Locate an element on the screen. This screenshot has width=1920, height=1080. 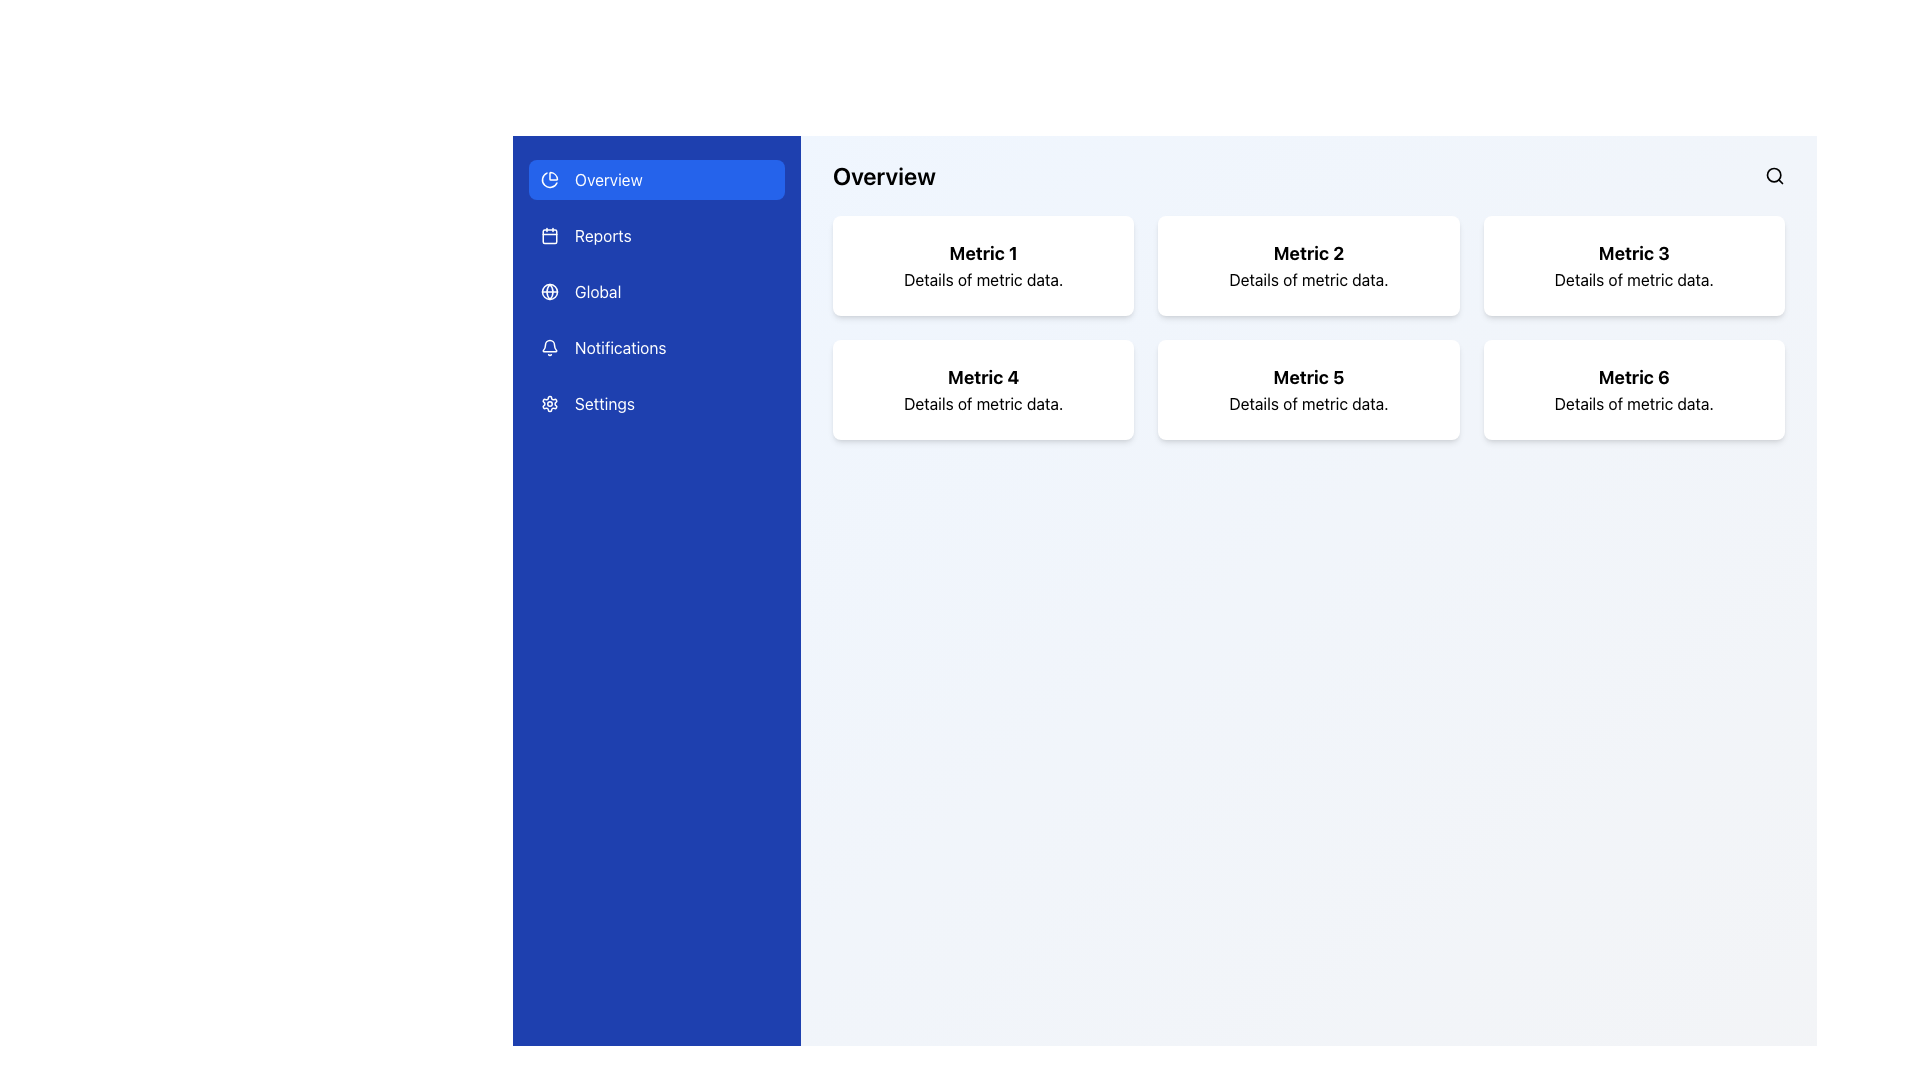
the static informational text label located beneath the title 'Metric 3' in the card positioned in the top-right corner of the grid layout is located at coordinates (1634, 280).